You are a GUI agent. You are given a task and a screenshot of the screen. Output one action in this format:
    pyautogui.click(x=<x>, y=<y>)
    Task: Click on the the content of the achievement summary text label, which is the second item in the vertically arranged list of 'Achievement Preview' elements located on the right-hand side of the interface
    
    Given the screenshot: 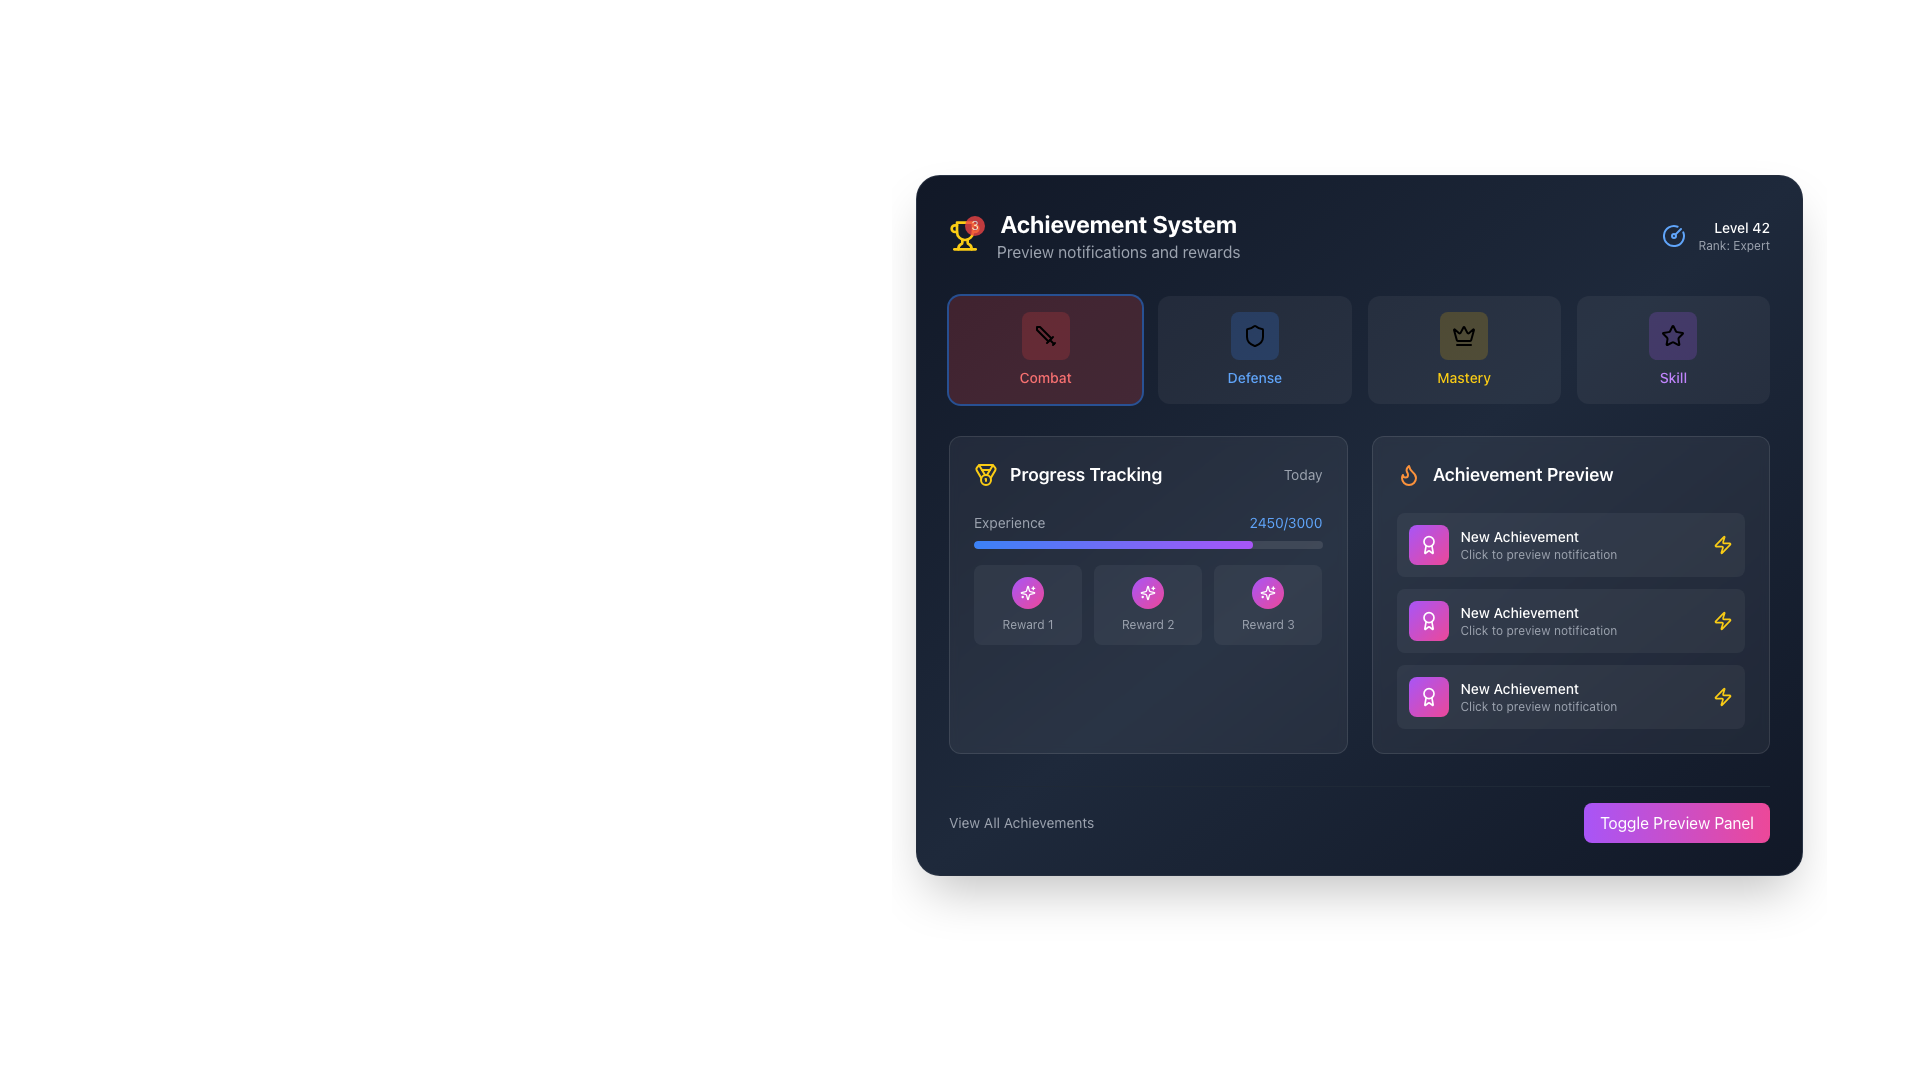 What is the action you would take?
    pyautogui.click(x=1579, y=620)
    